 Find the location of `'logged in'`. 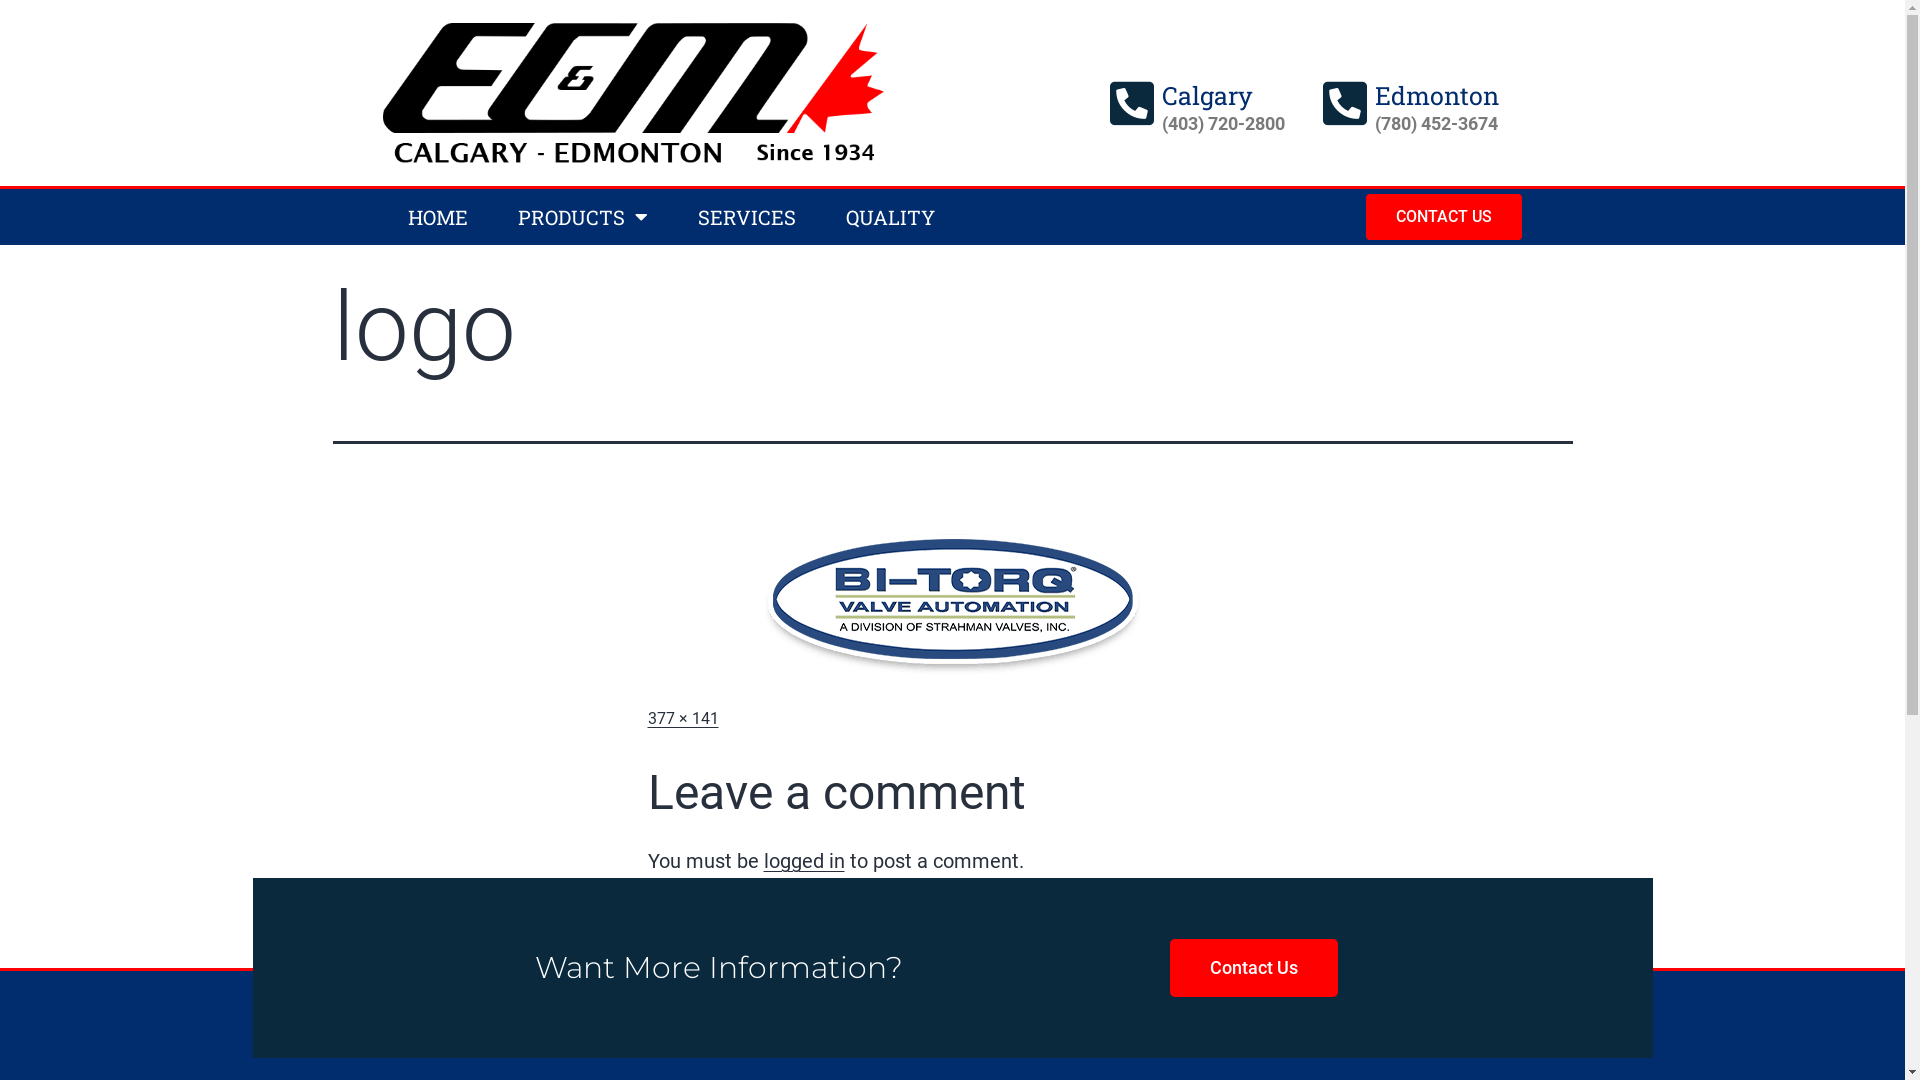

'logged in' is located at coordinates (804, 859).